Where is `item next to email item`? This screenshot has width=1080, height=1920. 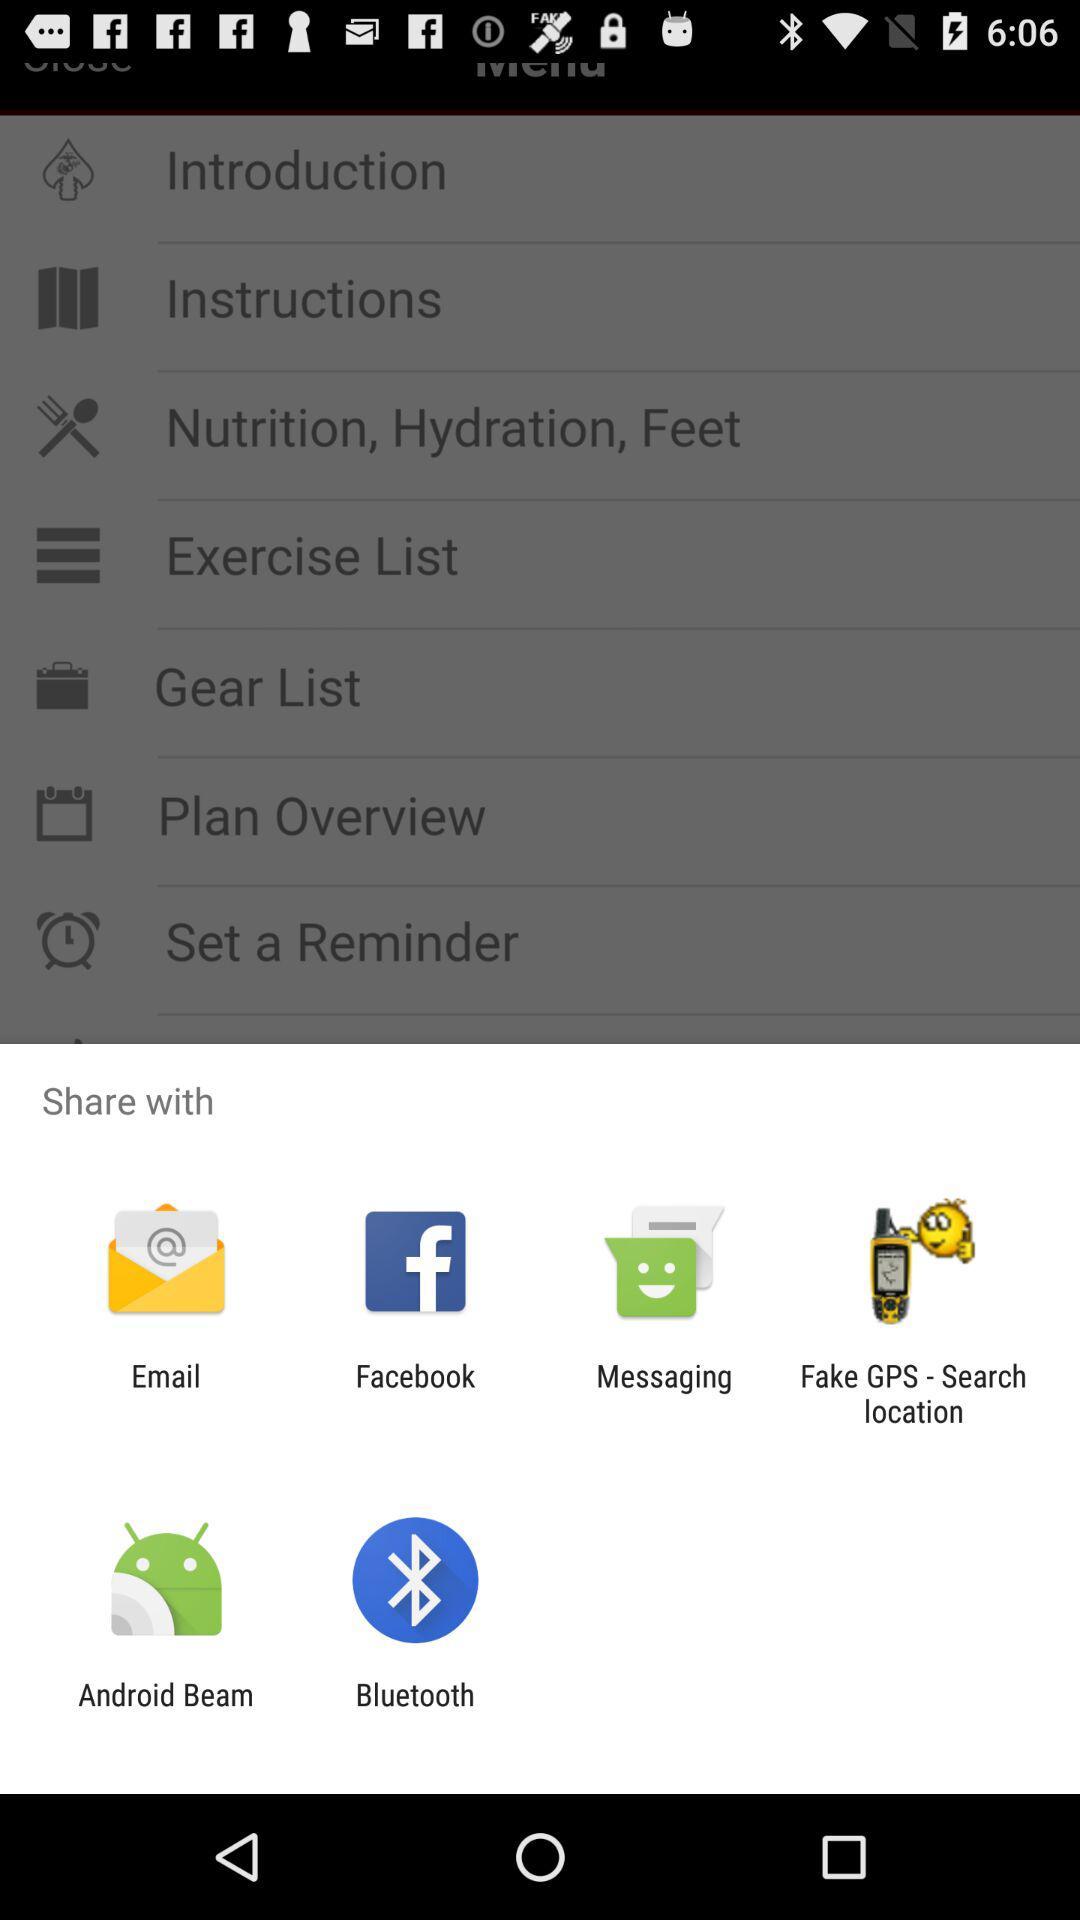 item next to email item is located at coordinates (414, 1392).